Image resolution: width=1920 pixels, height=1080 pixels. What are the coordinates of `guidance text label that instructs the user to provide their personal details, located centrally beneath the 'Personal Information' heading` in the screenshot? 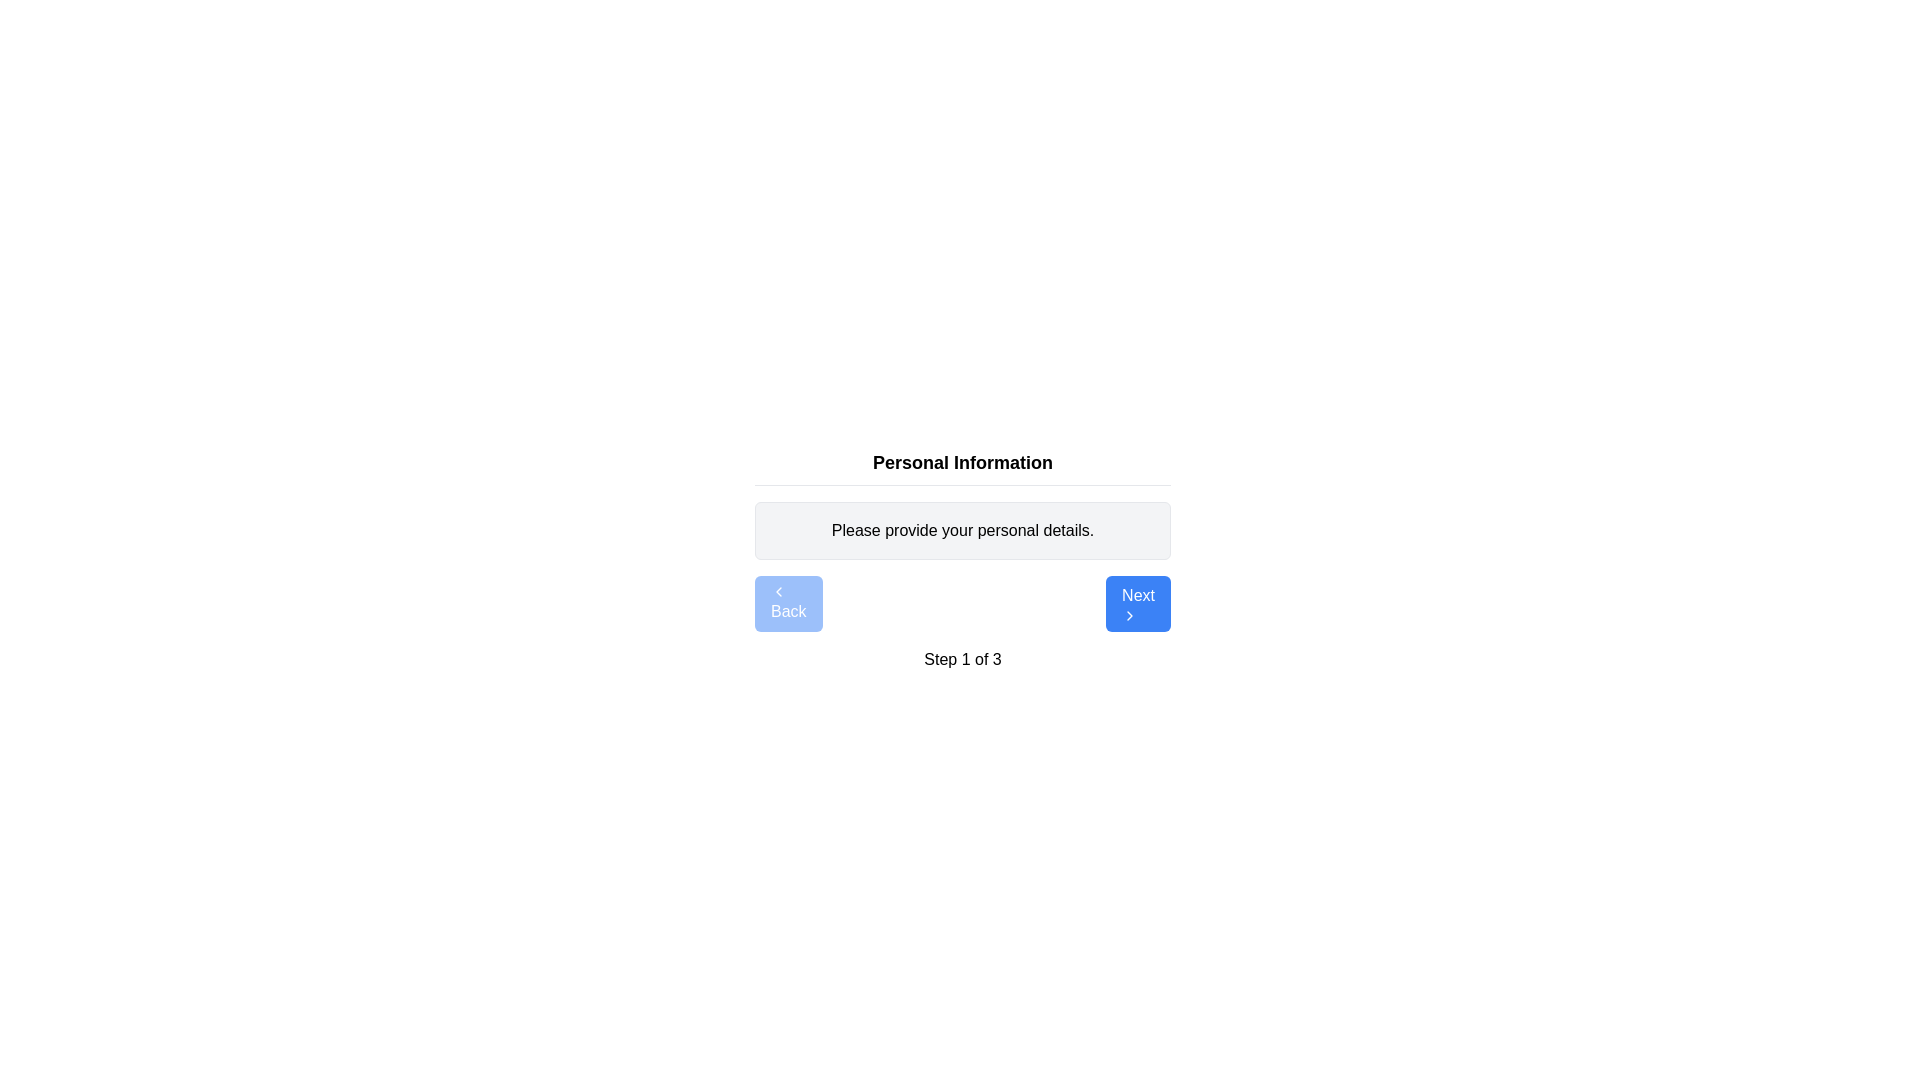 It's located at (963, 530).